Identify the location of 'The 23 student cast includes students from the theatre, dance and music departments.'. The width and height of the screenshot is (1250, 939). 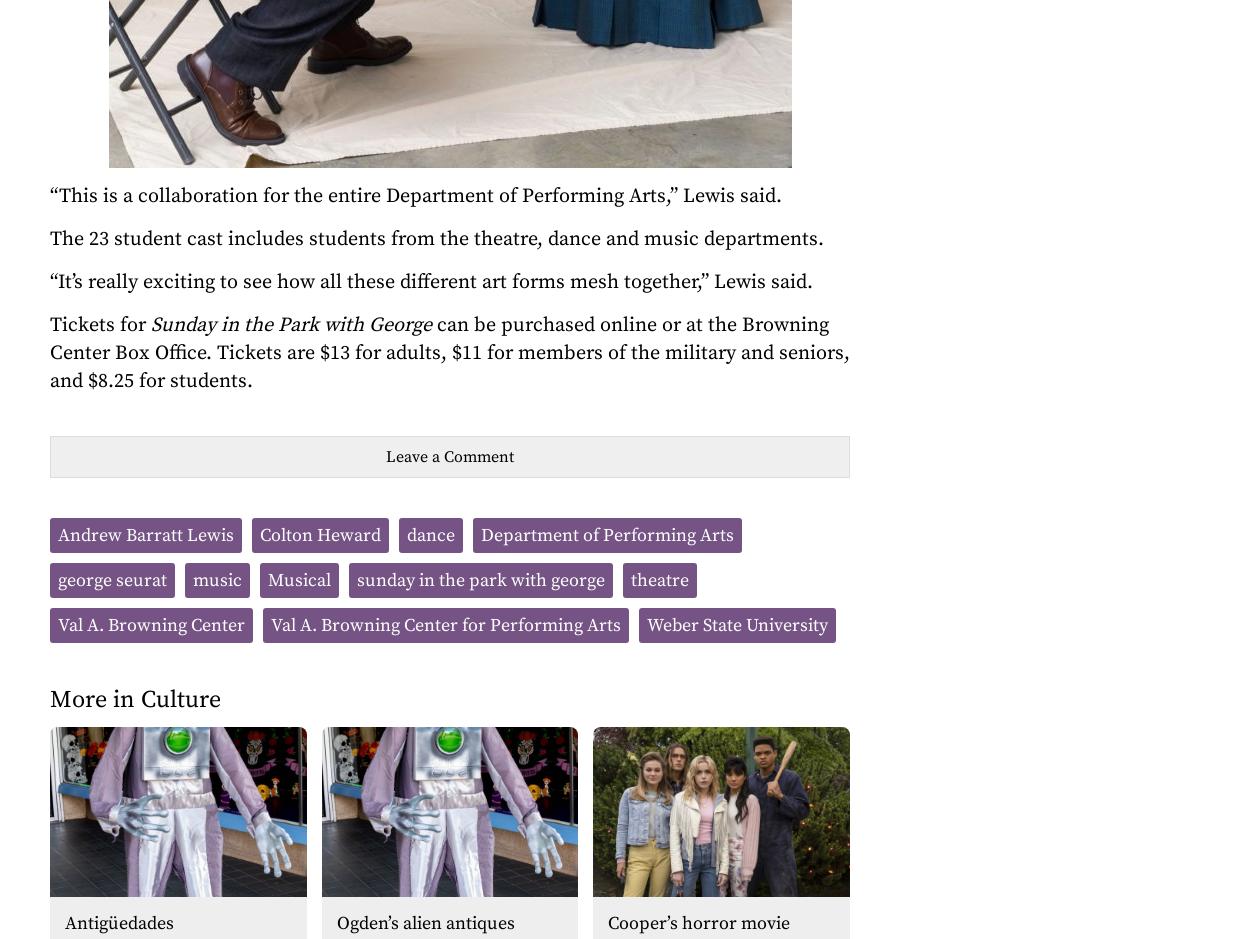
(437, 239).